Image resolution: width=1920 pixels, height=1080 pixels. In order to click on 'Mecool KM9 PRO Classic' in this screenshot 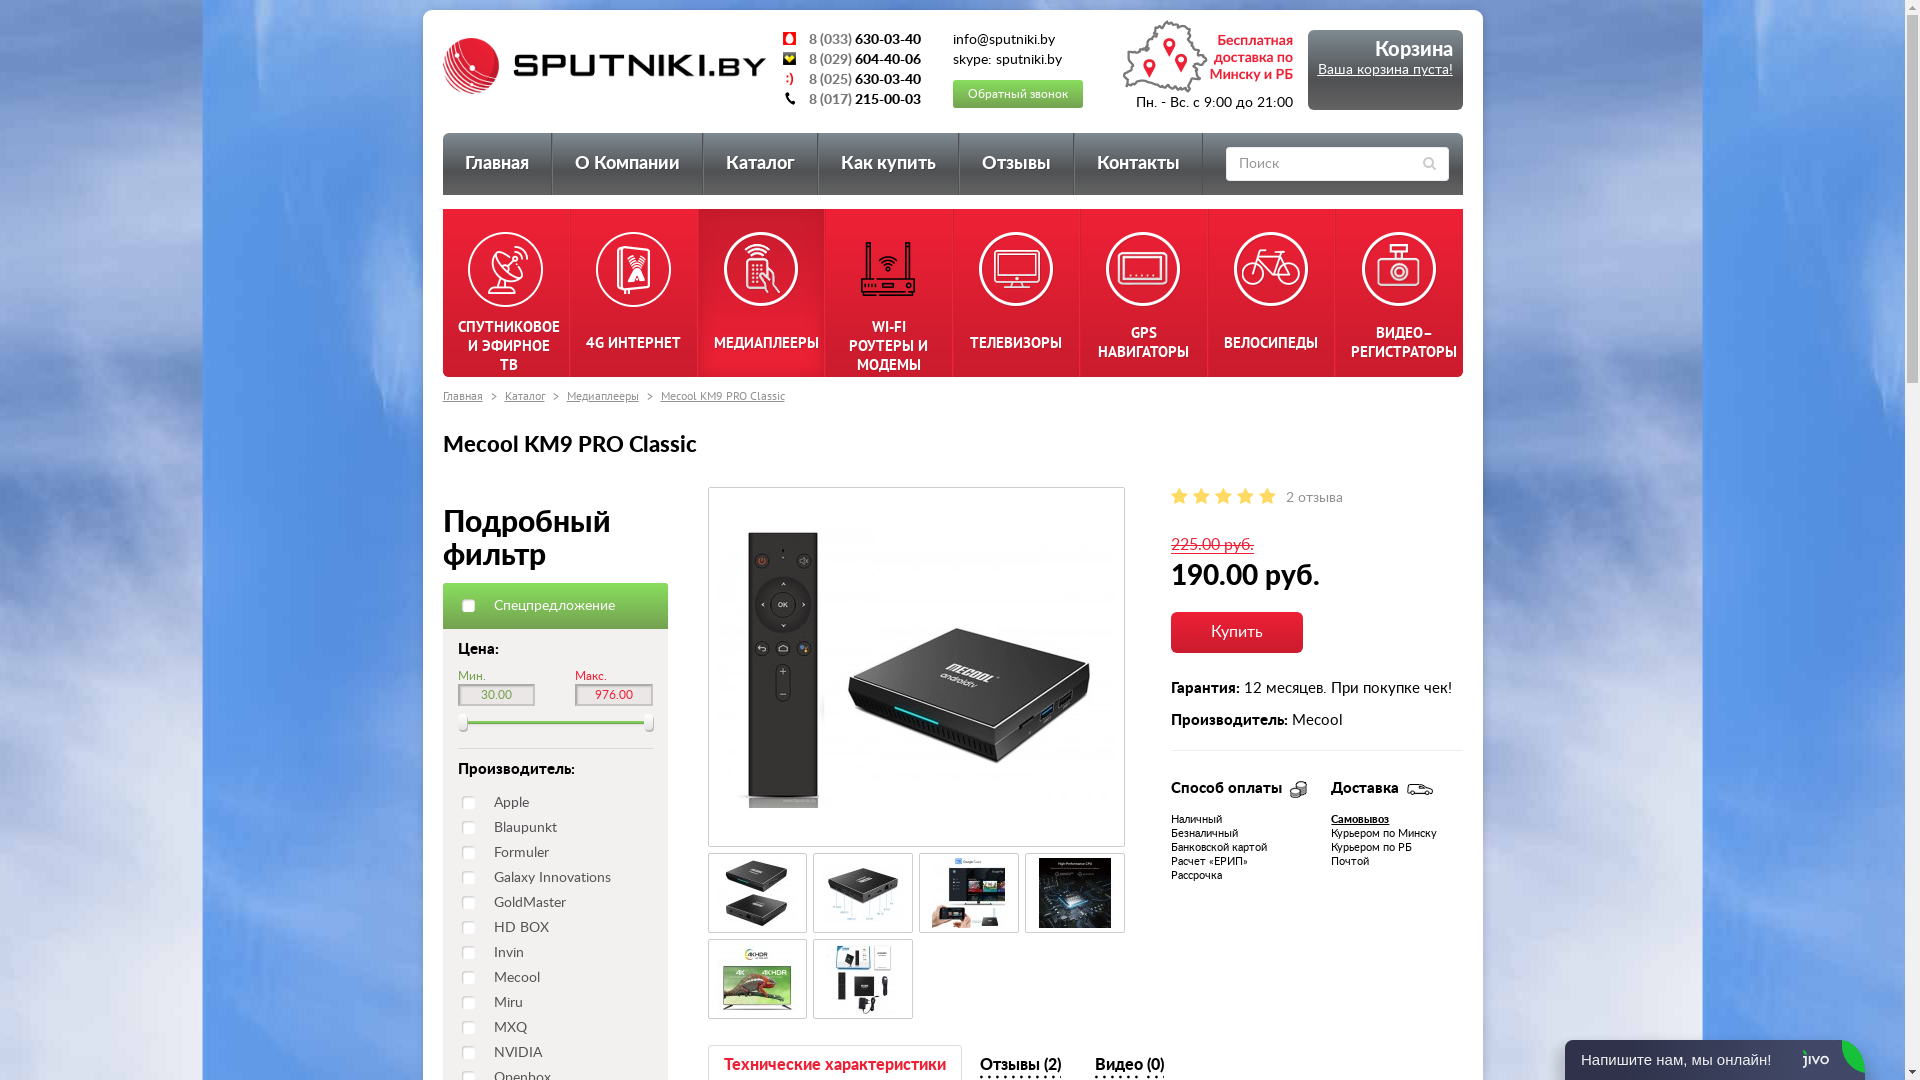, I will do `click(720, 395)`.